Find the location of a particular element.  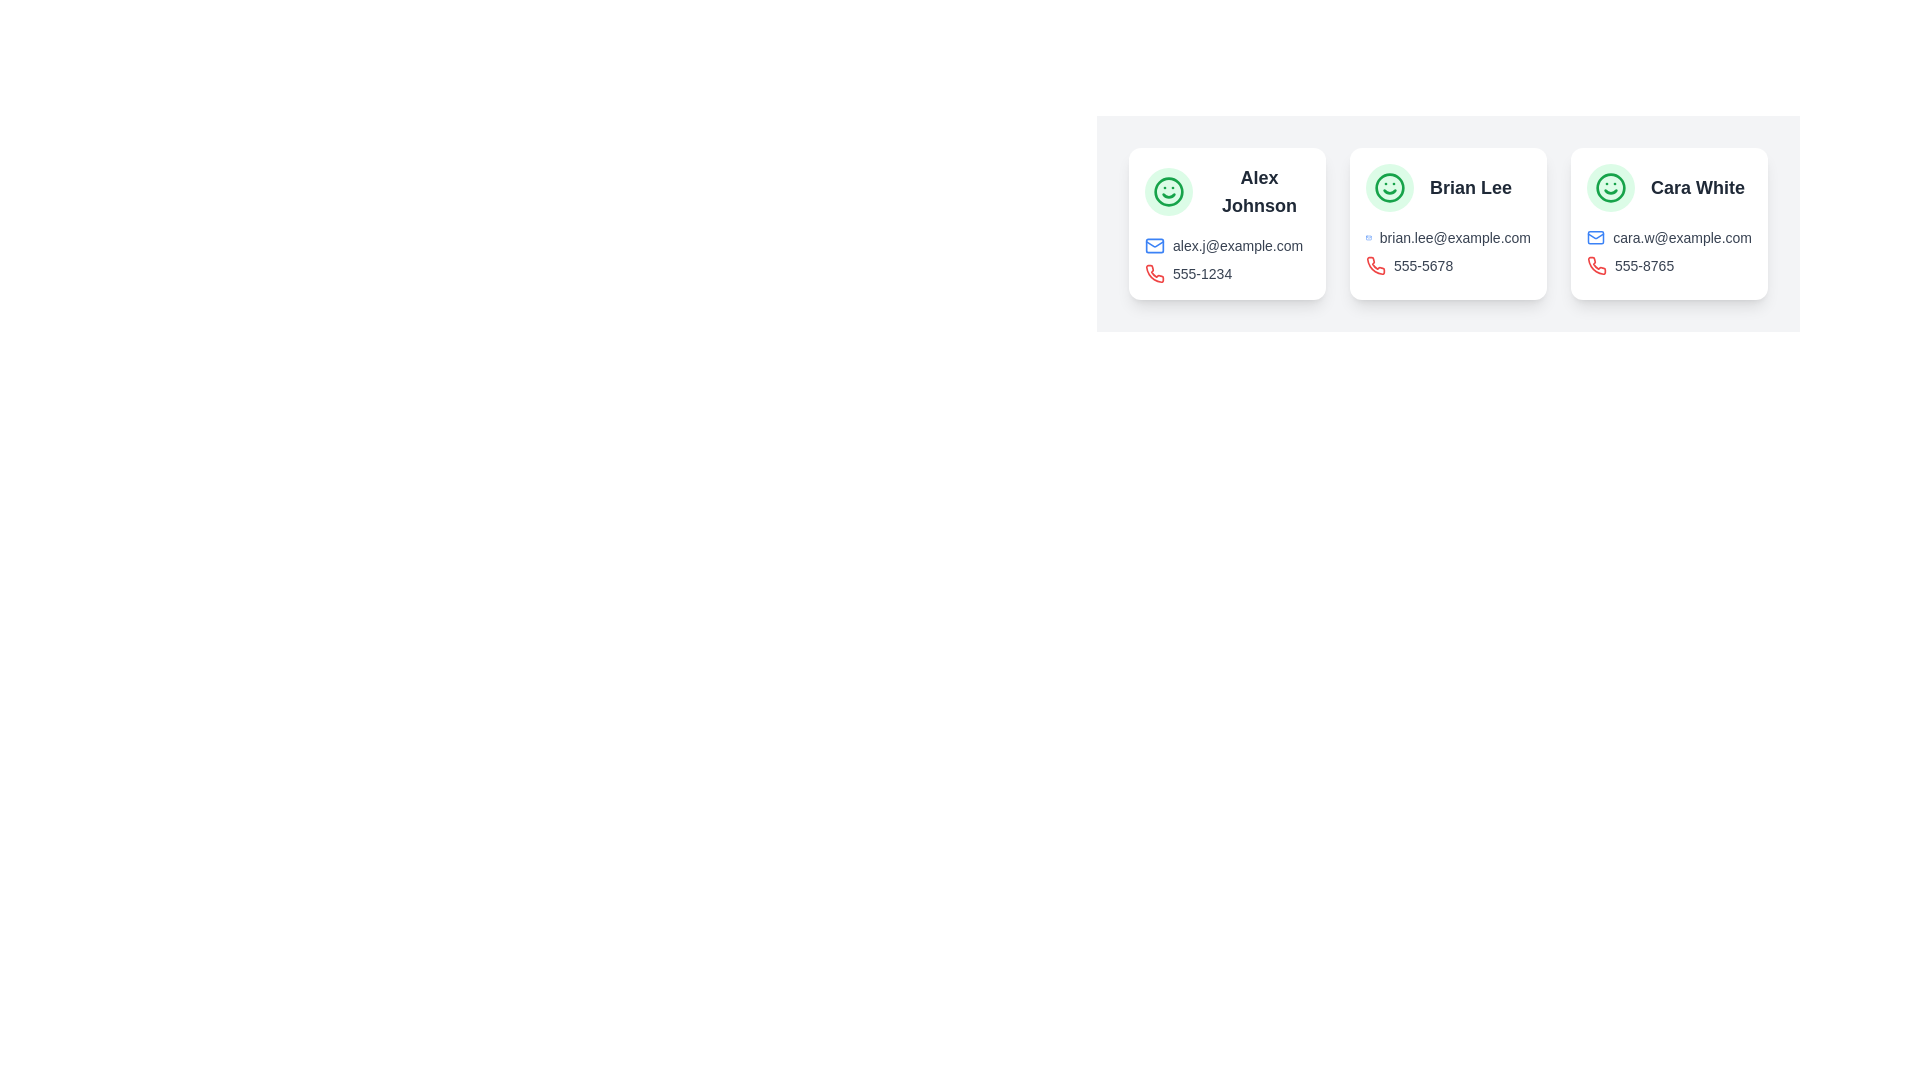

the email icon in the Information display associated with 'Alex Johnson' is located at coordinates (1226, 258).